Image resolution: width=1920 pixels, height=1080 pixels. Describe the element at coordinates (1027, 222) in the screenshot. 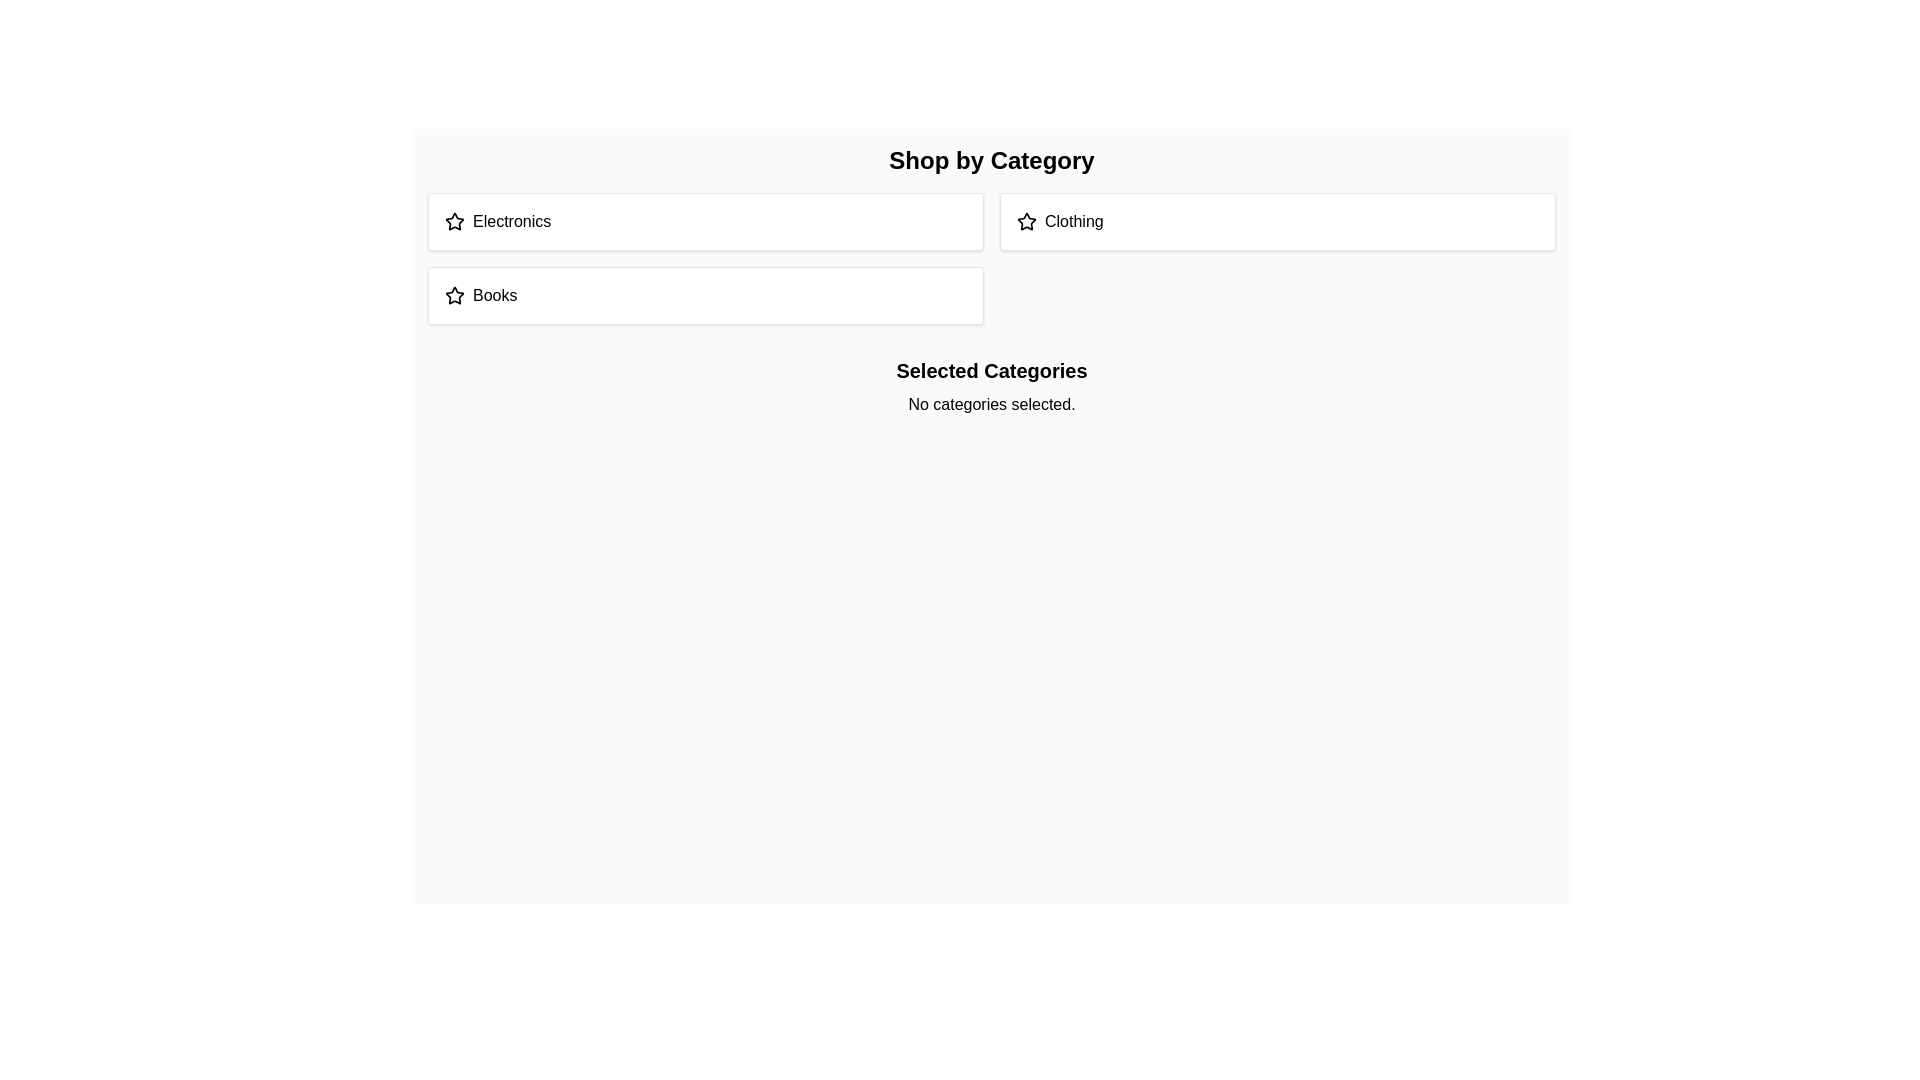

I see `the star-shaped icon with a hollow center located to the left of the 'Clothing' text label in the 'Shop by Category' section` at that location.